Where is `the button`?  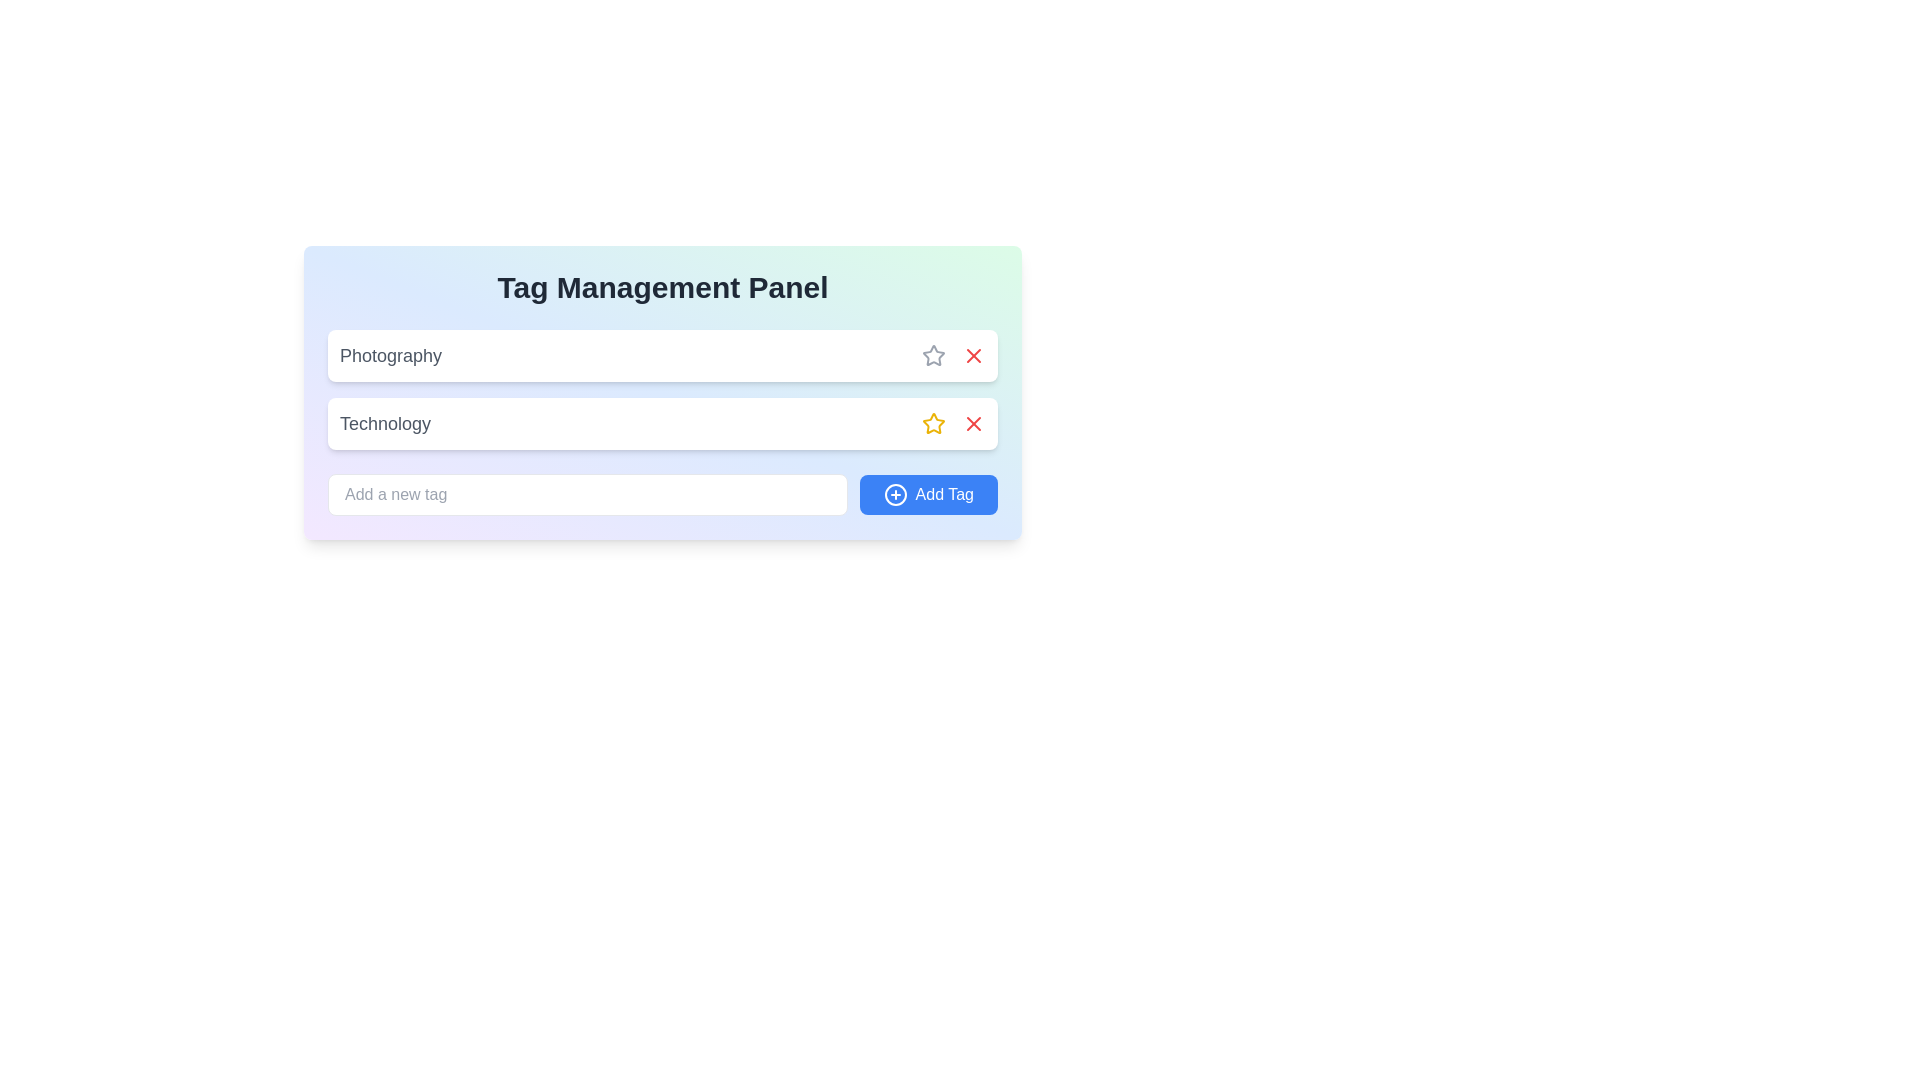
the button is located at coordinates (974, 354).